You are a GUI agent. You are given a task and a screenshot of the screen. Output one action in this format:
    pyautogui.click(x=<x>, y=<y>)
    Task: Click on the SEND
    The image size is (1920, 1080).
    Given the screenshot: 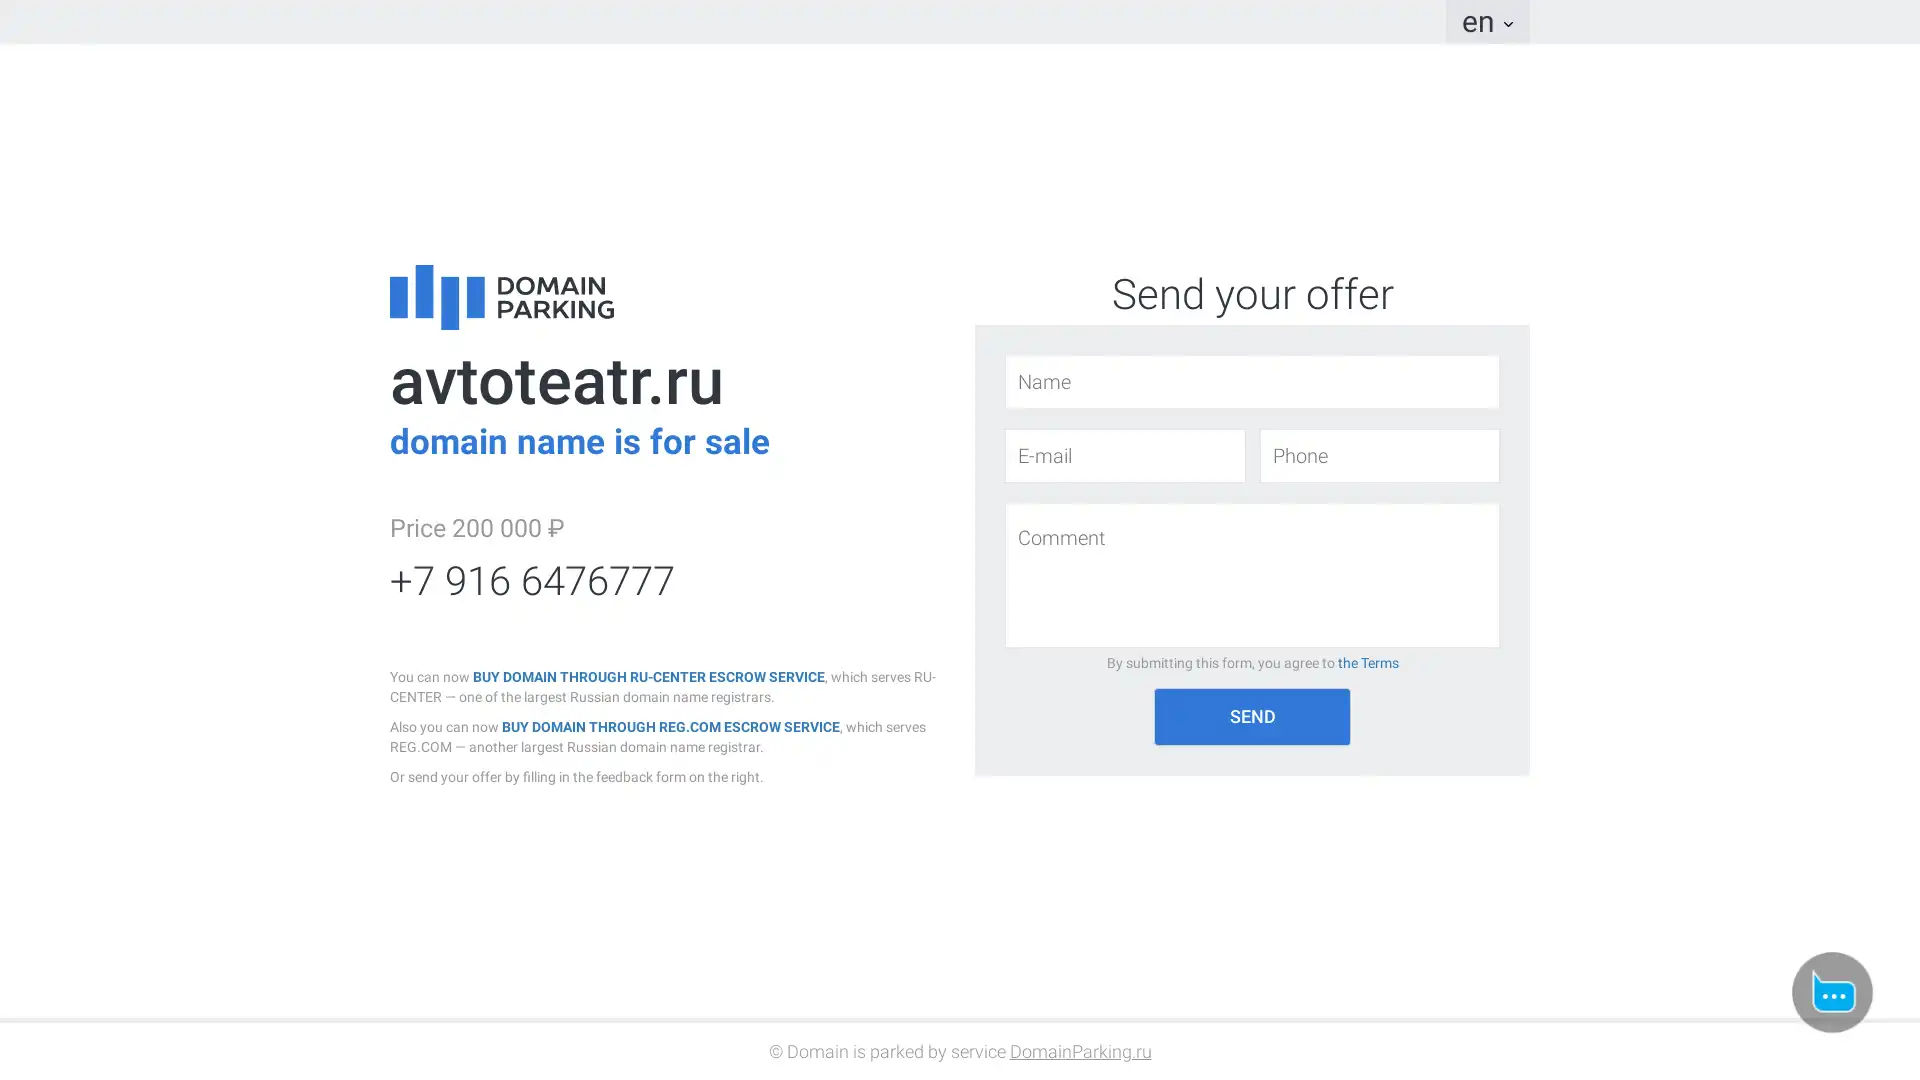 What is the action you would take?
    pyautogui.click(x=1251, y=715)
    